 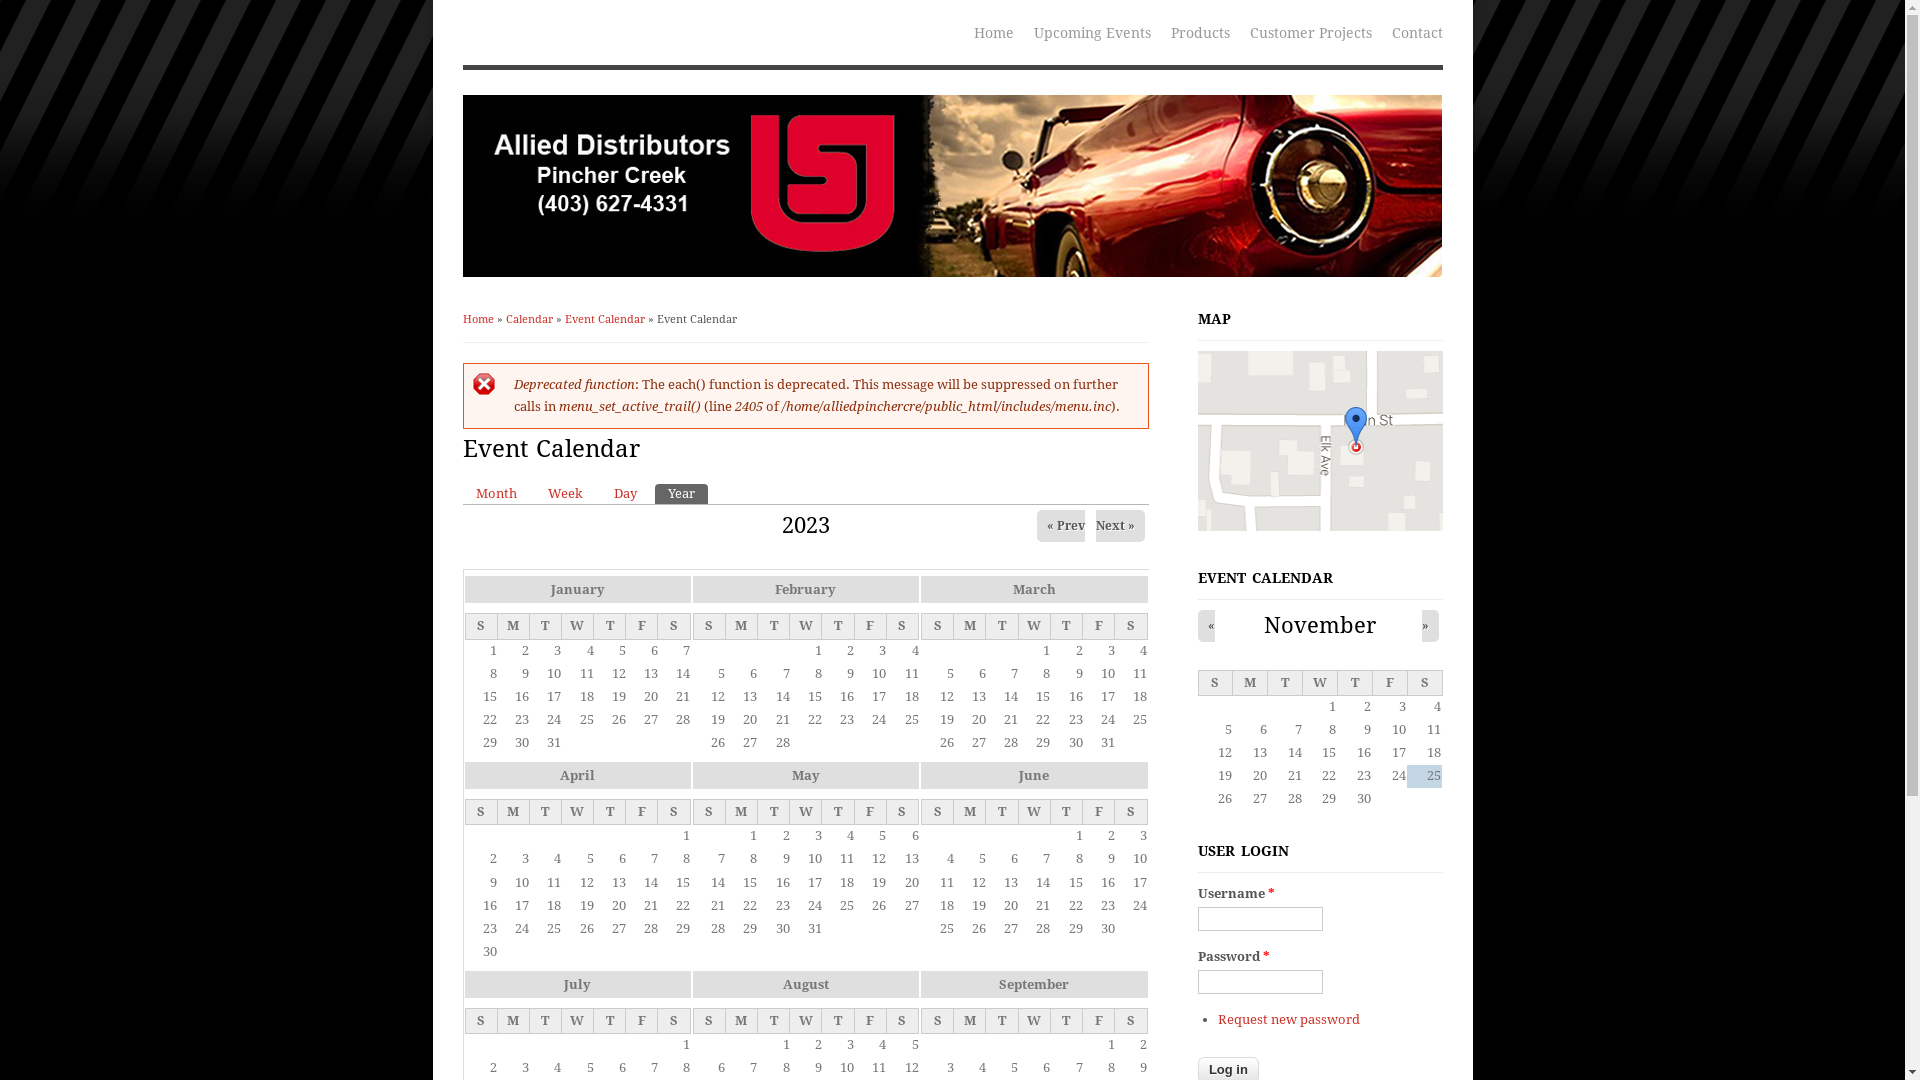 I want to click on 'August', so click(x=806, y=983).